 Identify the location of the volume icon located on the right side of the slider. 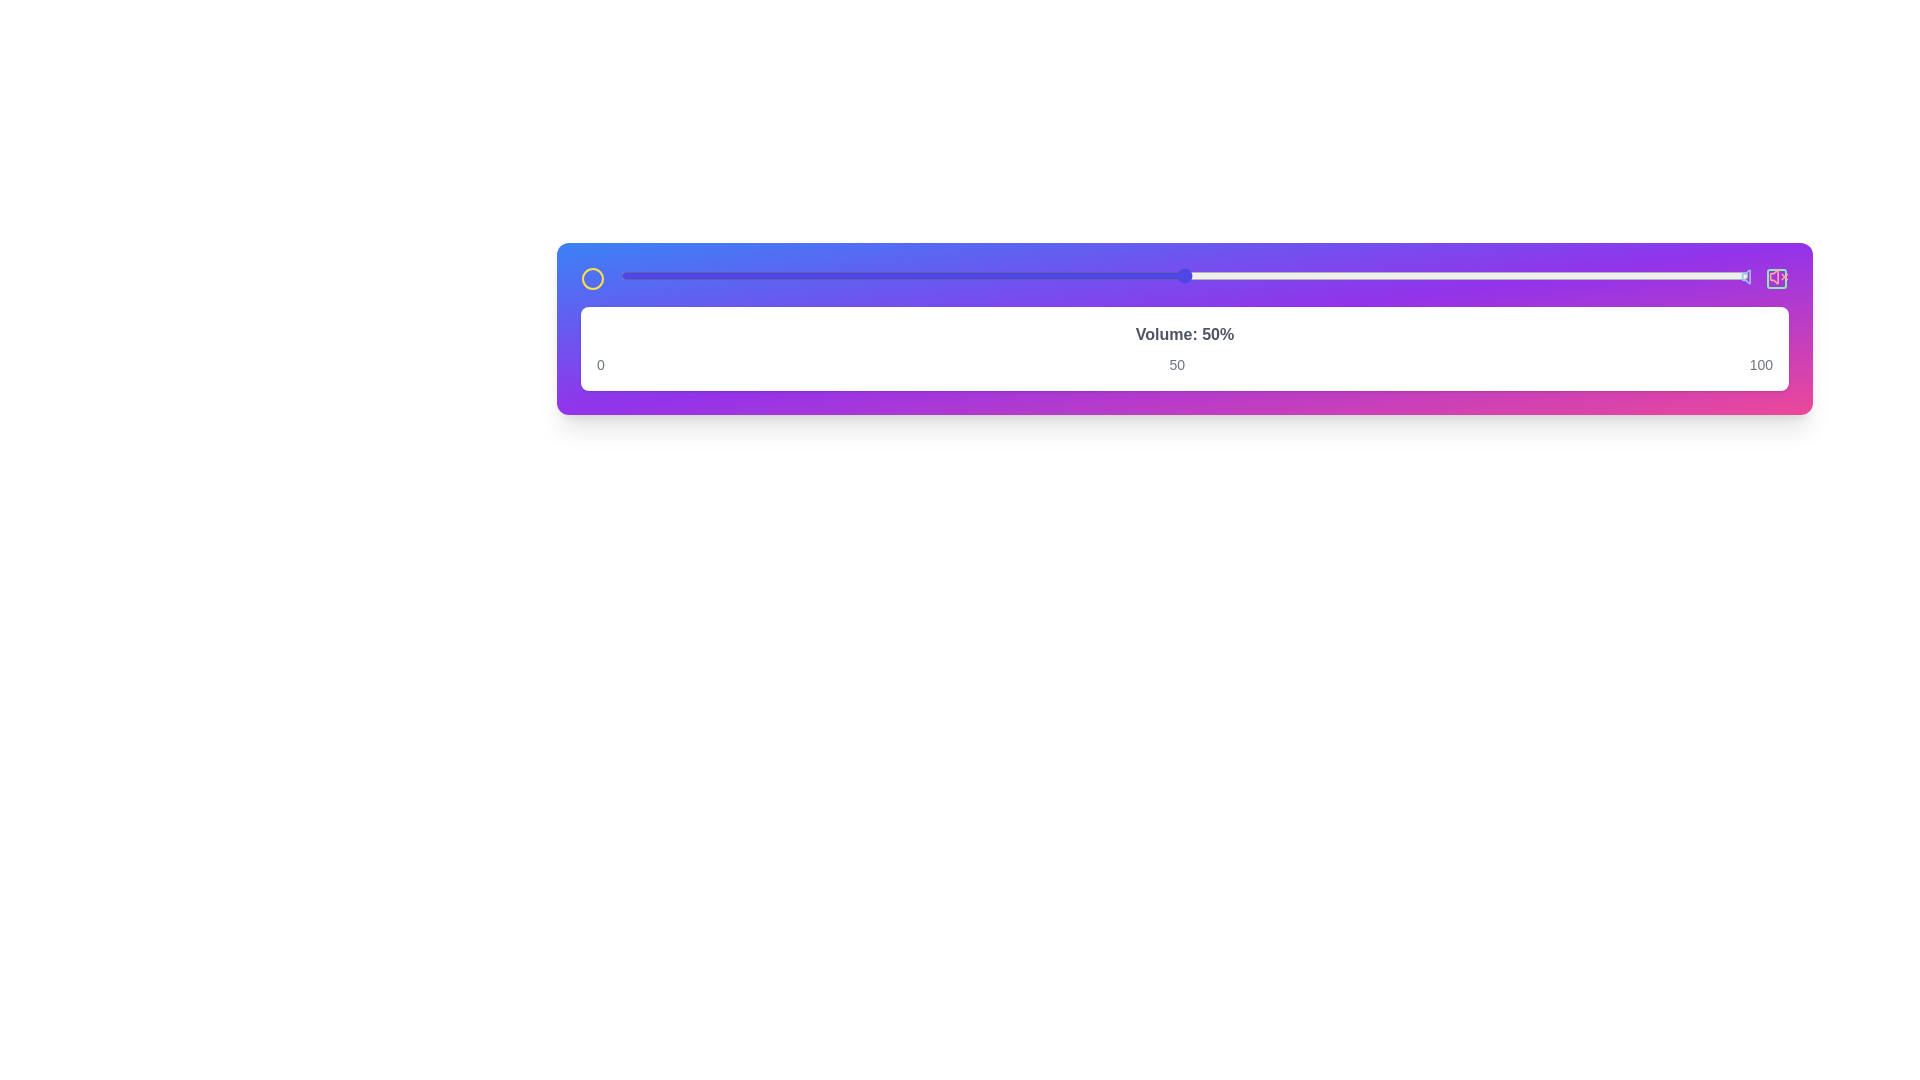
(1750, 277).